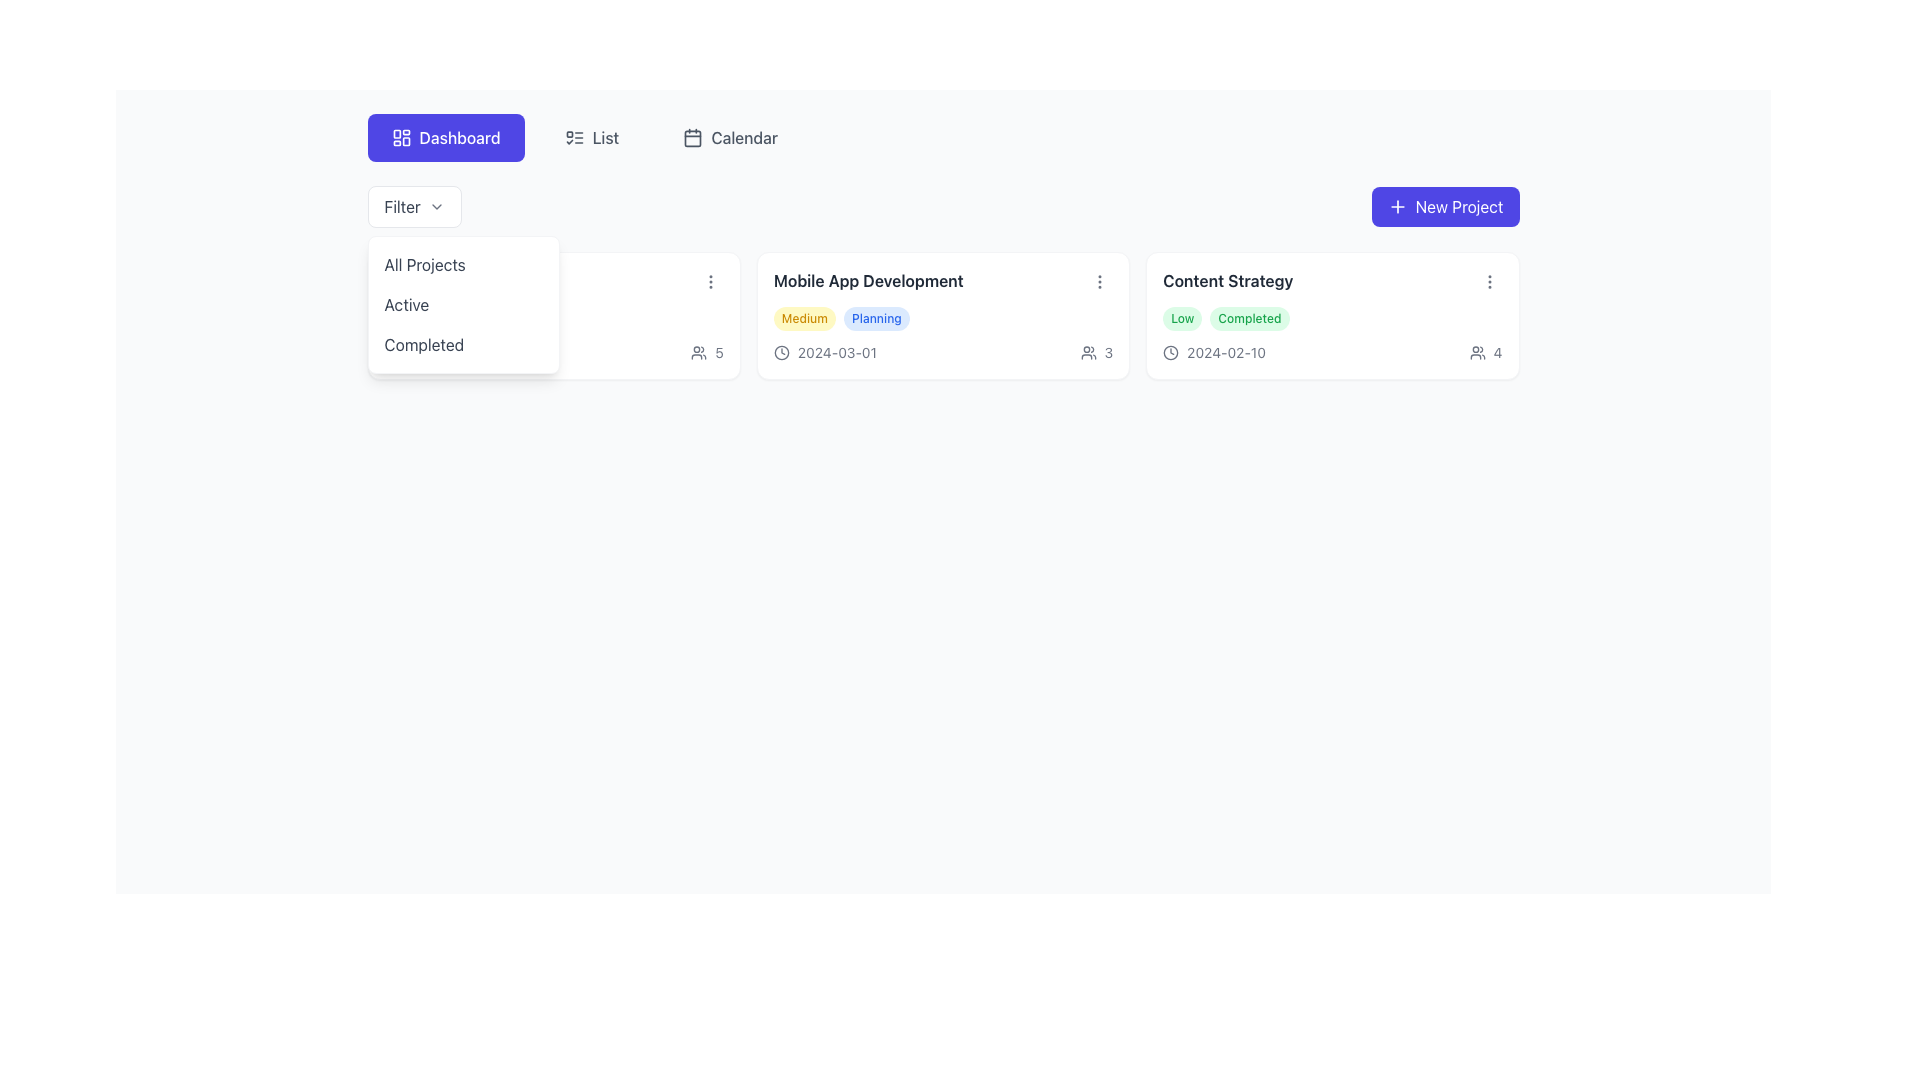 The image size is (1920, 1080). What do you see at coordinates (445, 137) in the screenshot?
I see `the 'Dashboard' navigation button` at bounding box center [445, 137].